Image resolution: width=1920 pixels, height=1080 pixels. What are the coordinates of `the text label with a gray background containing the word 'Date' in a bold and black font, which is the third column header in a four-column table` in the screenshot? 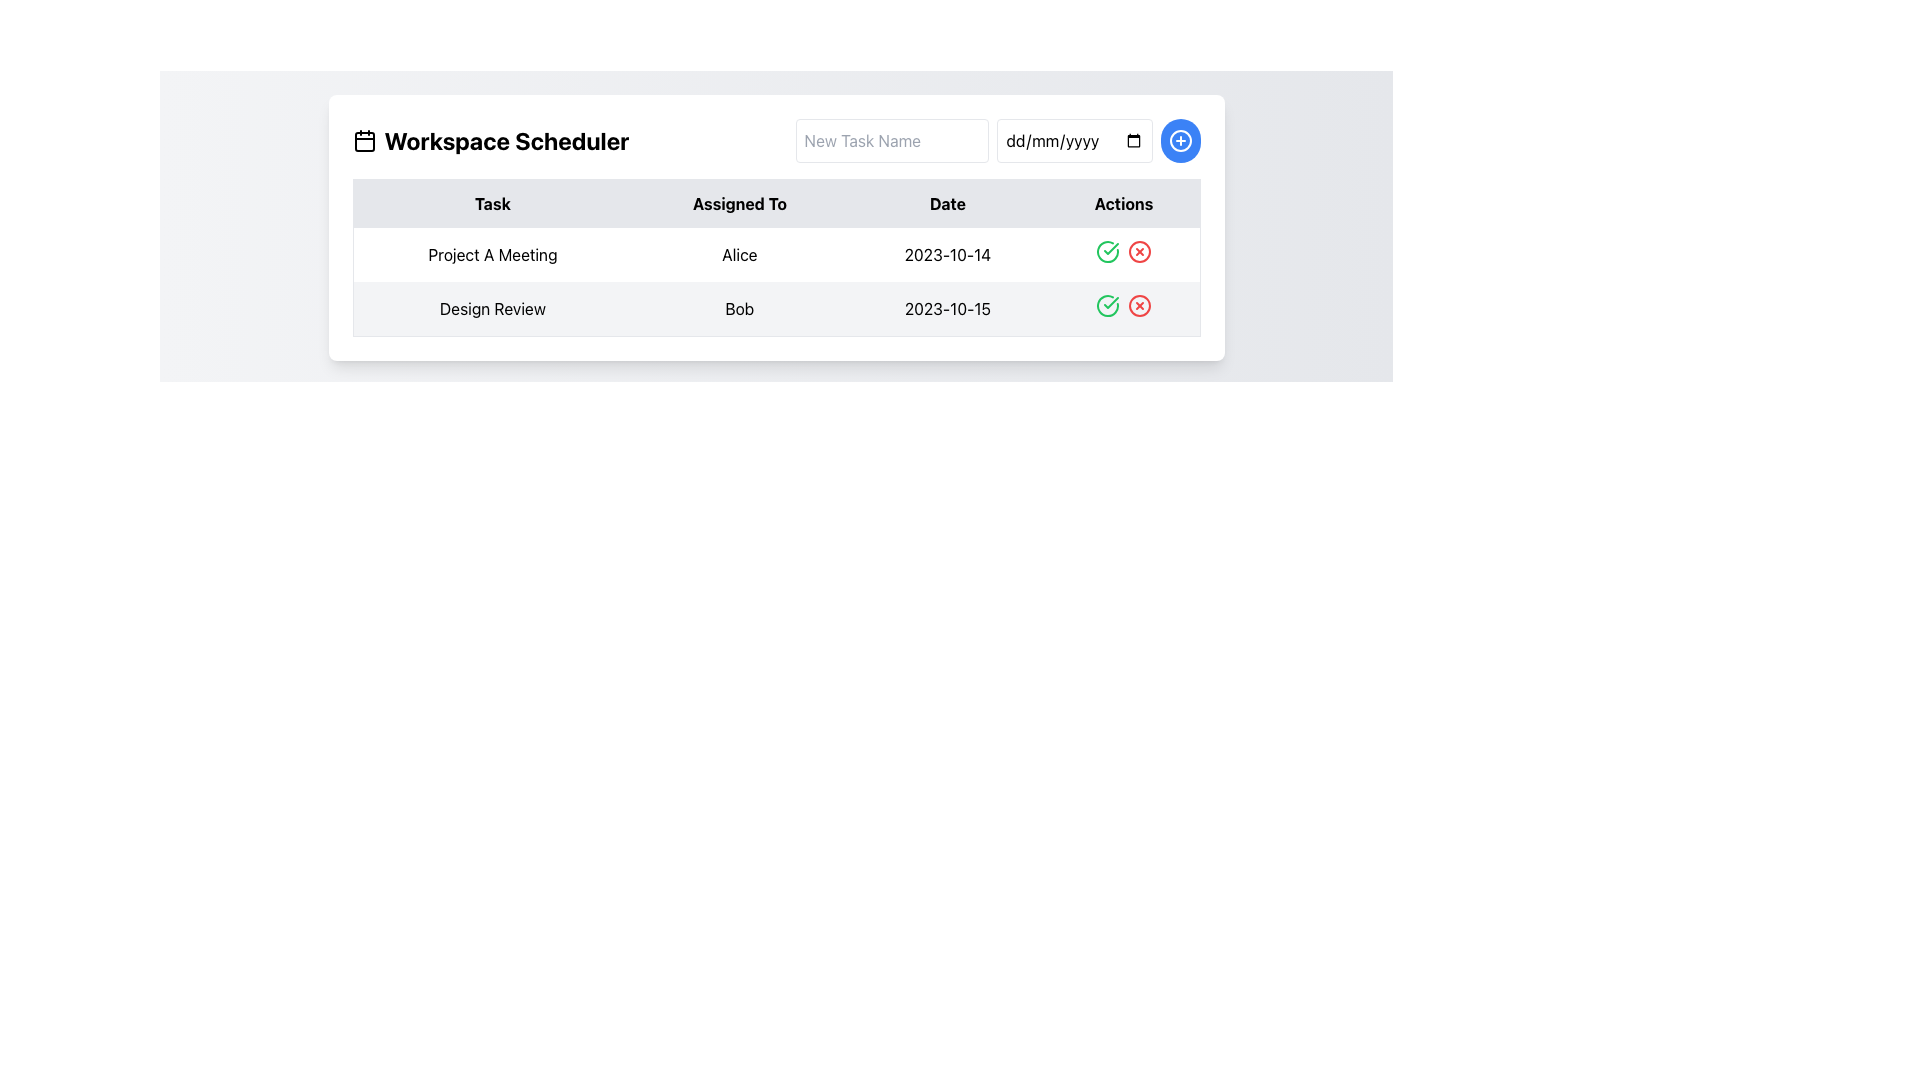 It's located at (946, 203).